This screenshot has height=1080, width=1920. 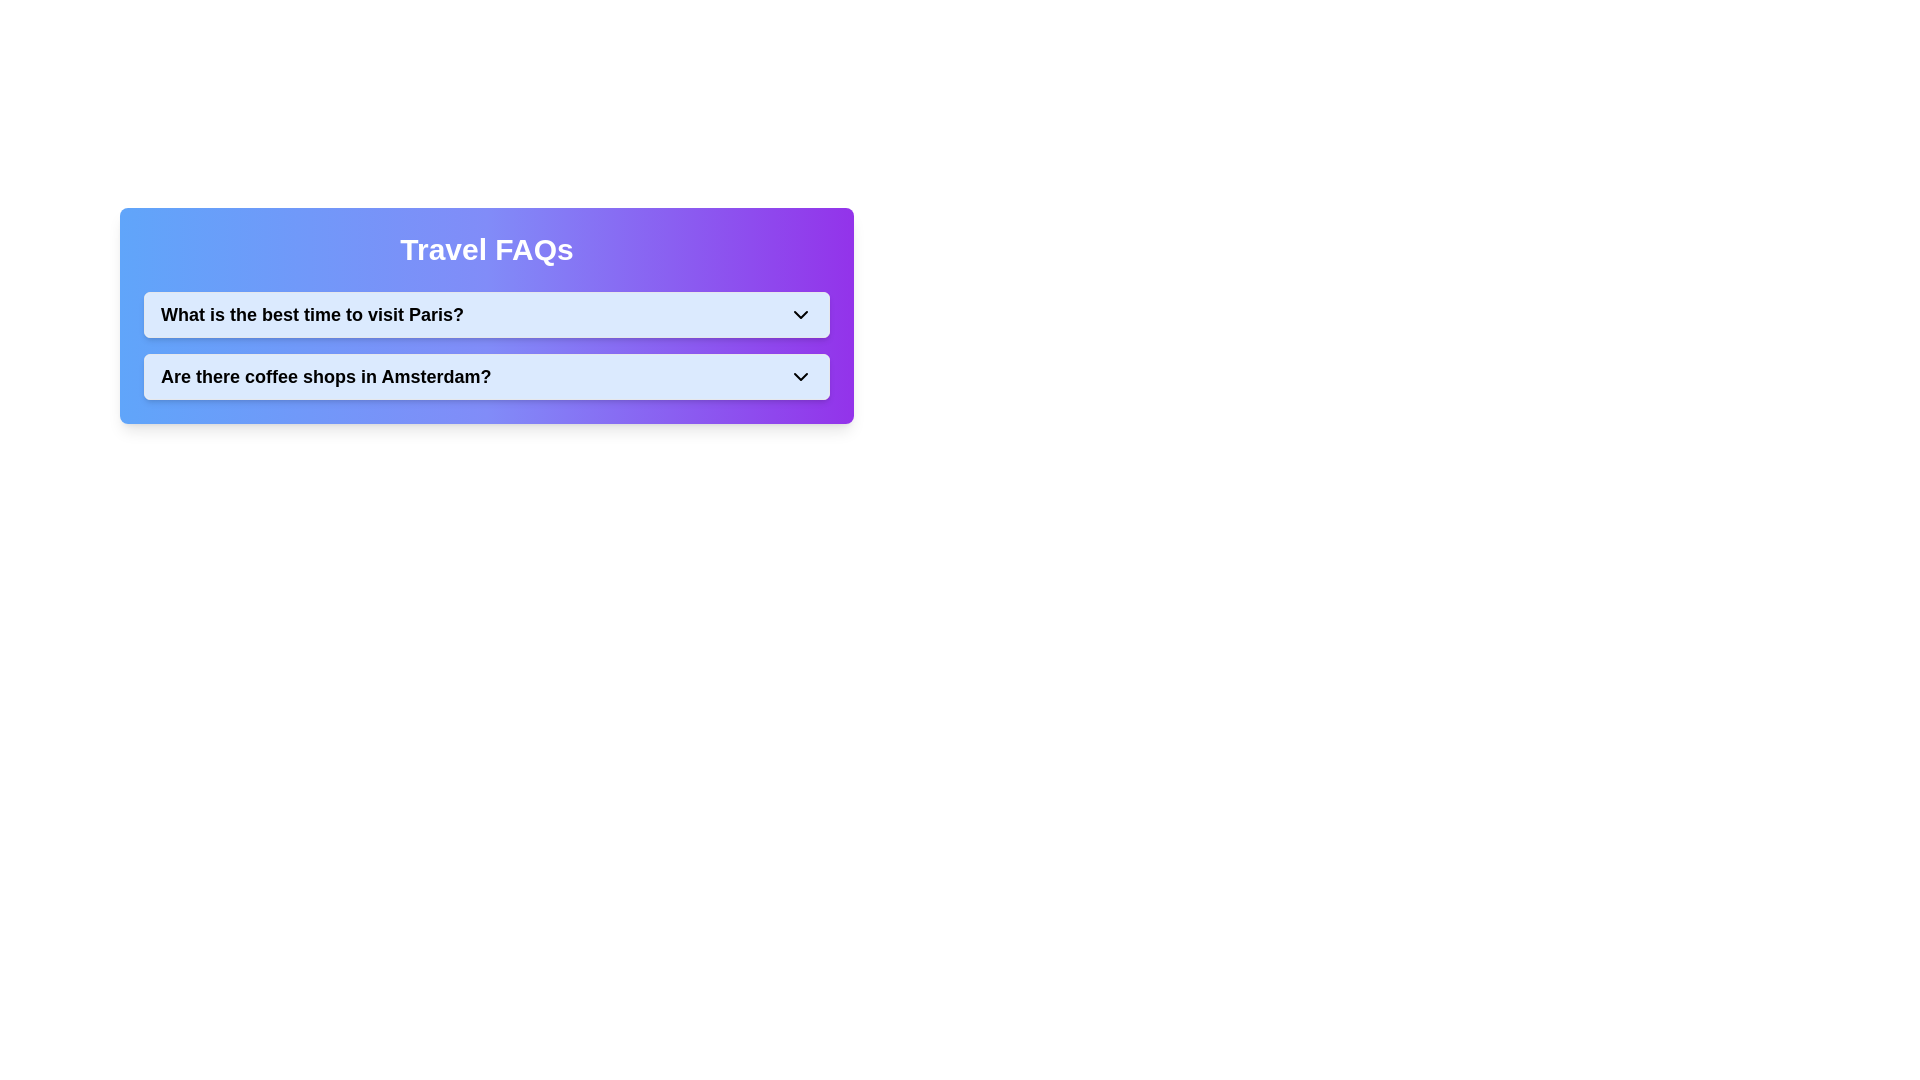 I want to click on the Expandable Item that features a blue background and includes the question 'What is the best time to visit Paris?', so click(x=486, y=345).